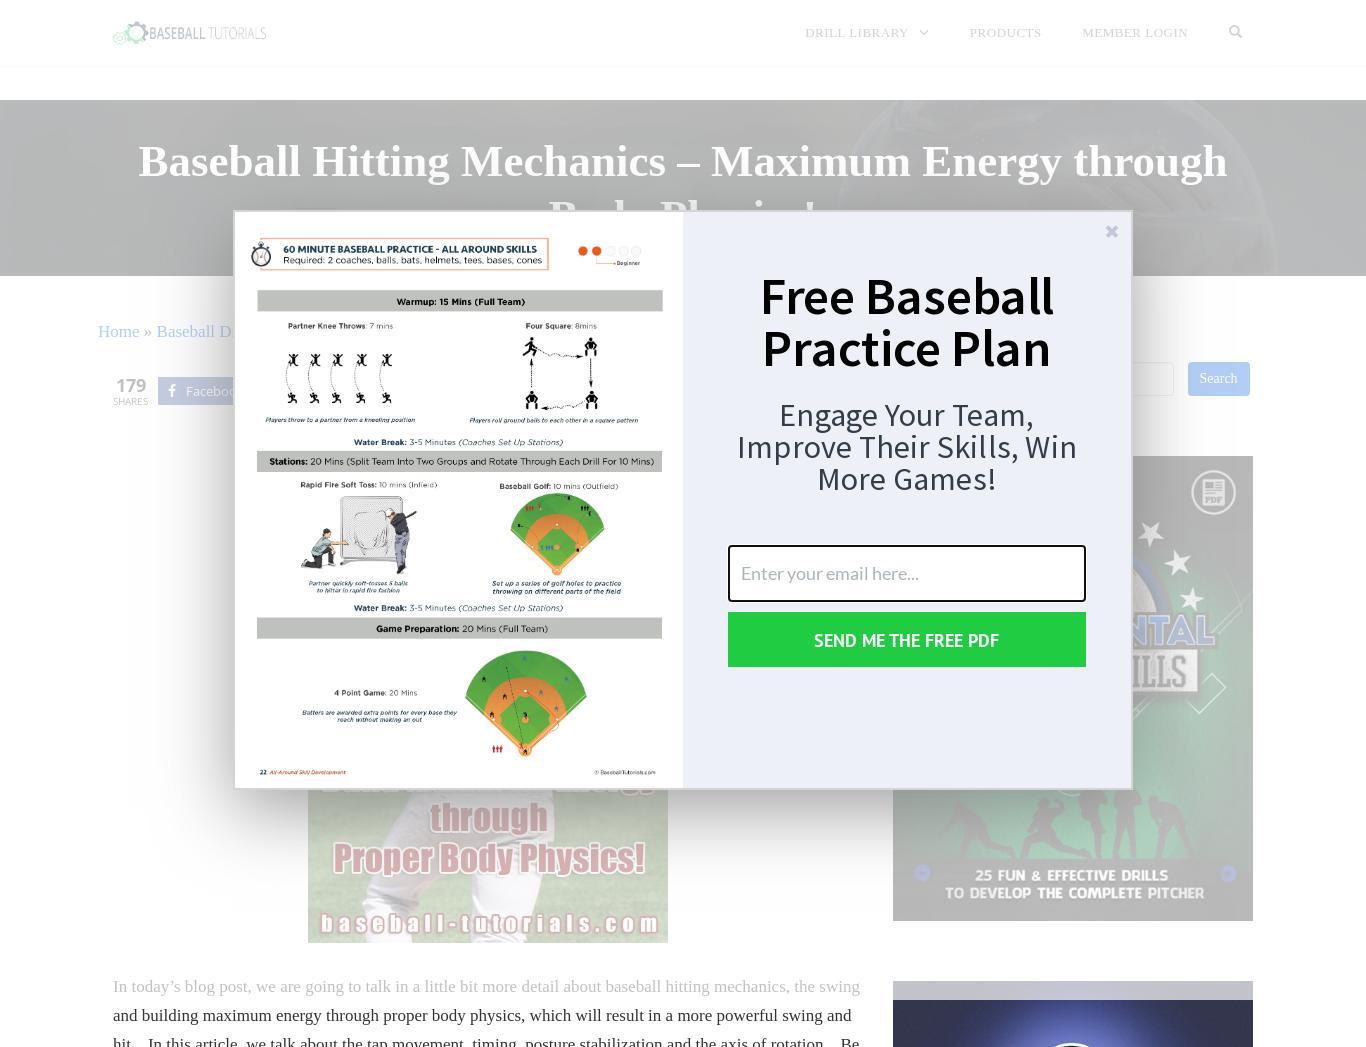 This screenshot has height=1047, width=1366. What do you see at coordinates (129, 400) in the screenshot?
I see `'shares'` at bounding box center [129, 400].